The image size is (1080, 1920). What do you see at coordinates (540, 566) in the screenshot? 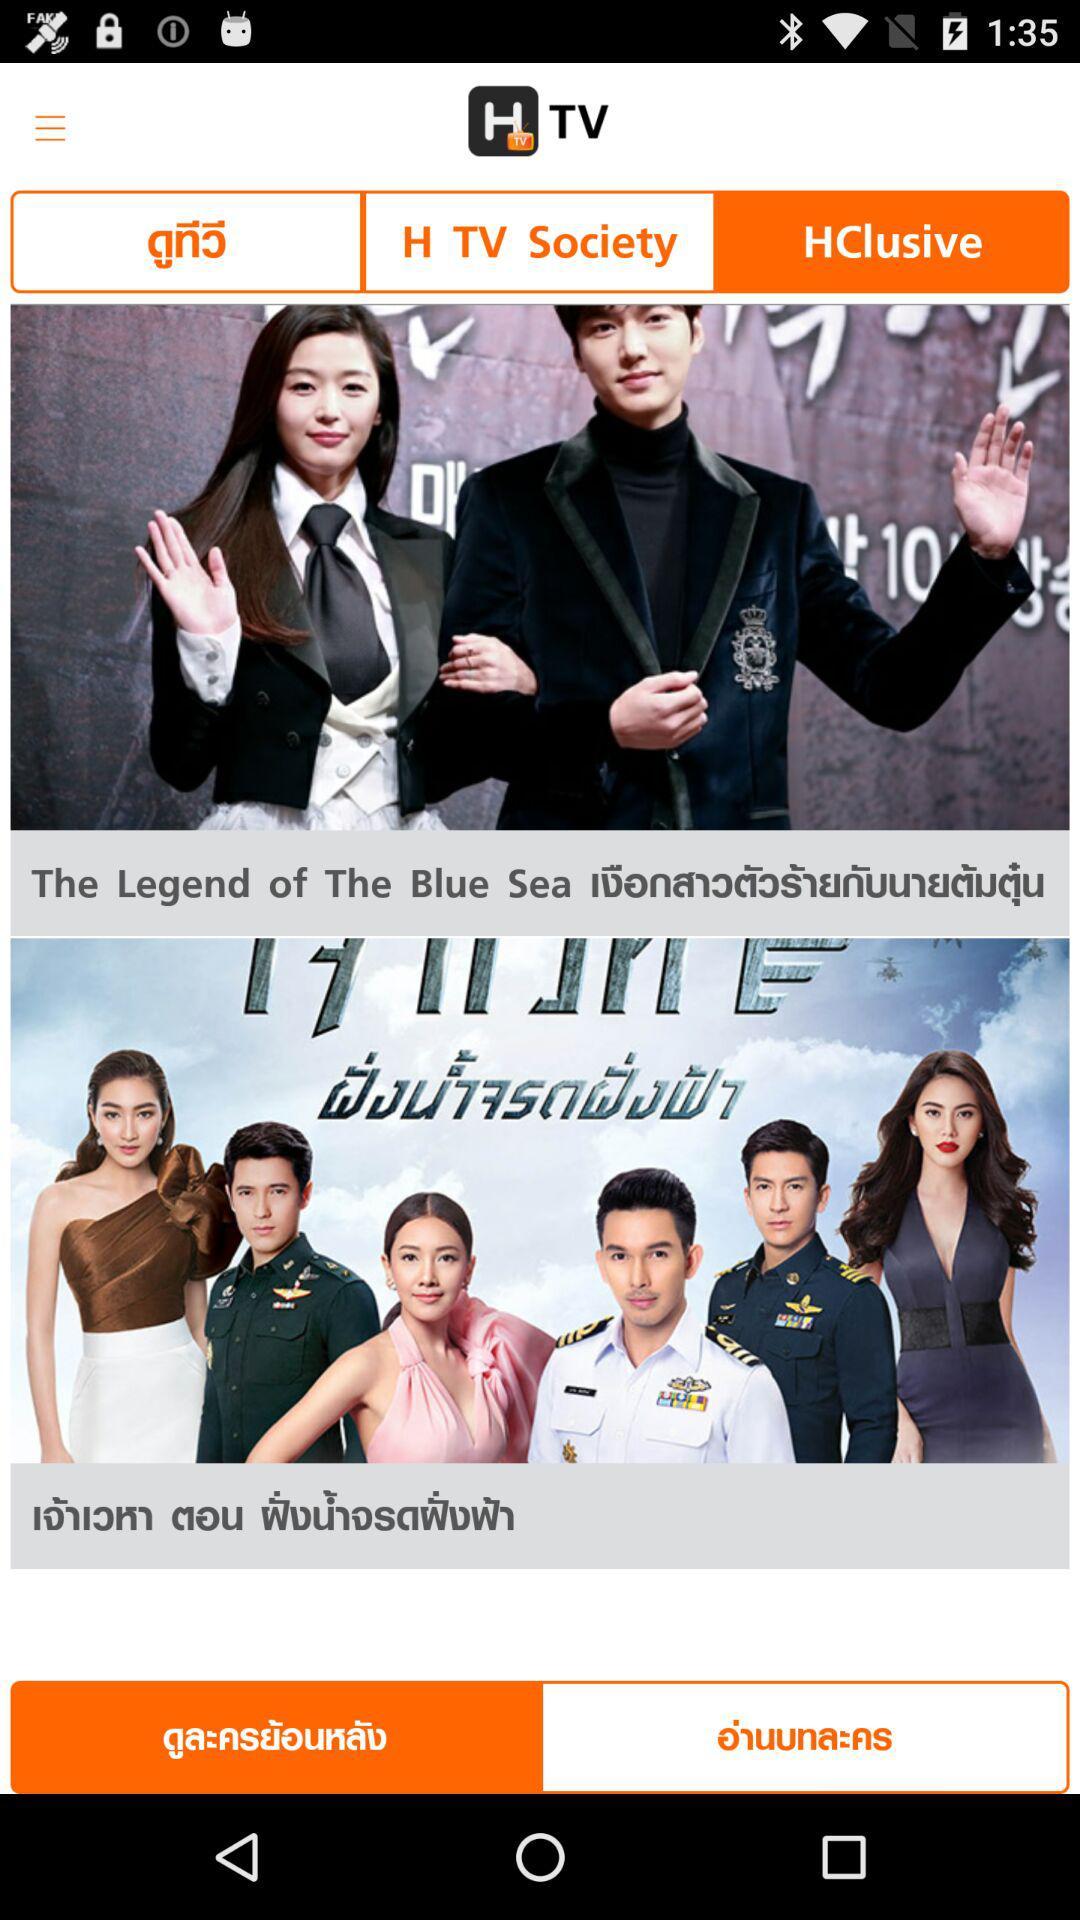
I see `the first image below the h tv society` at bounding box center [540, 566].